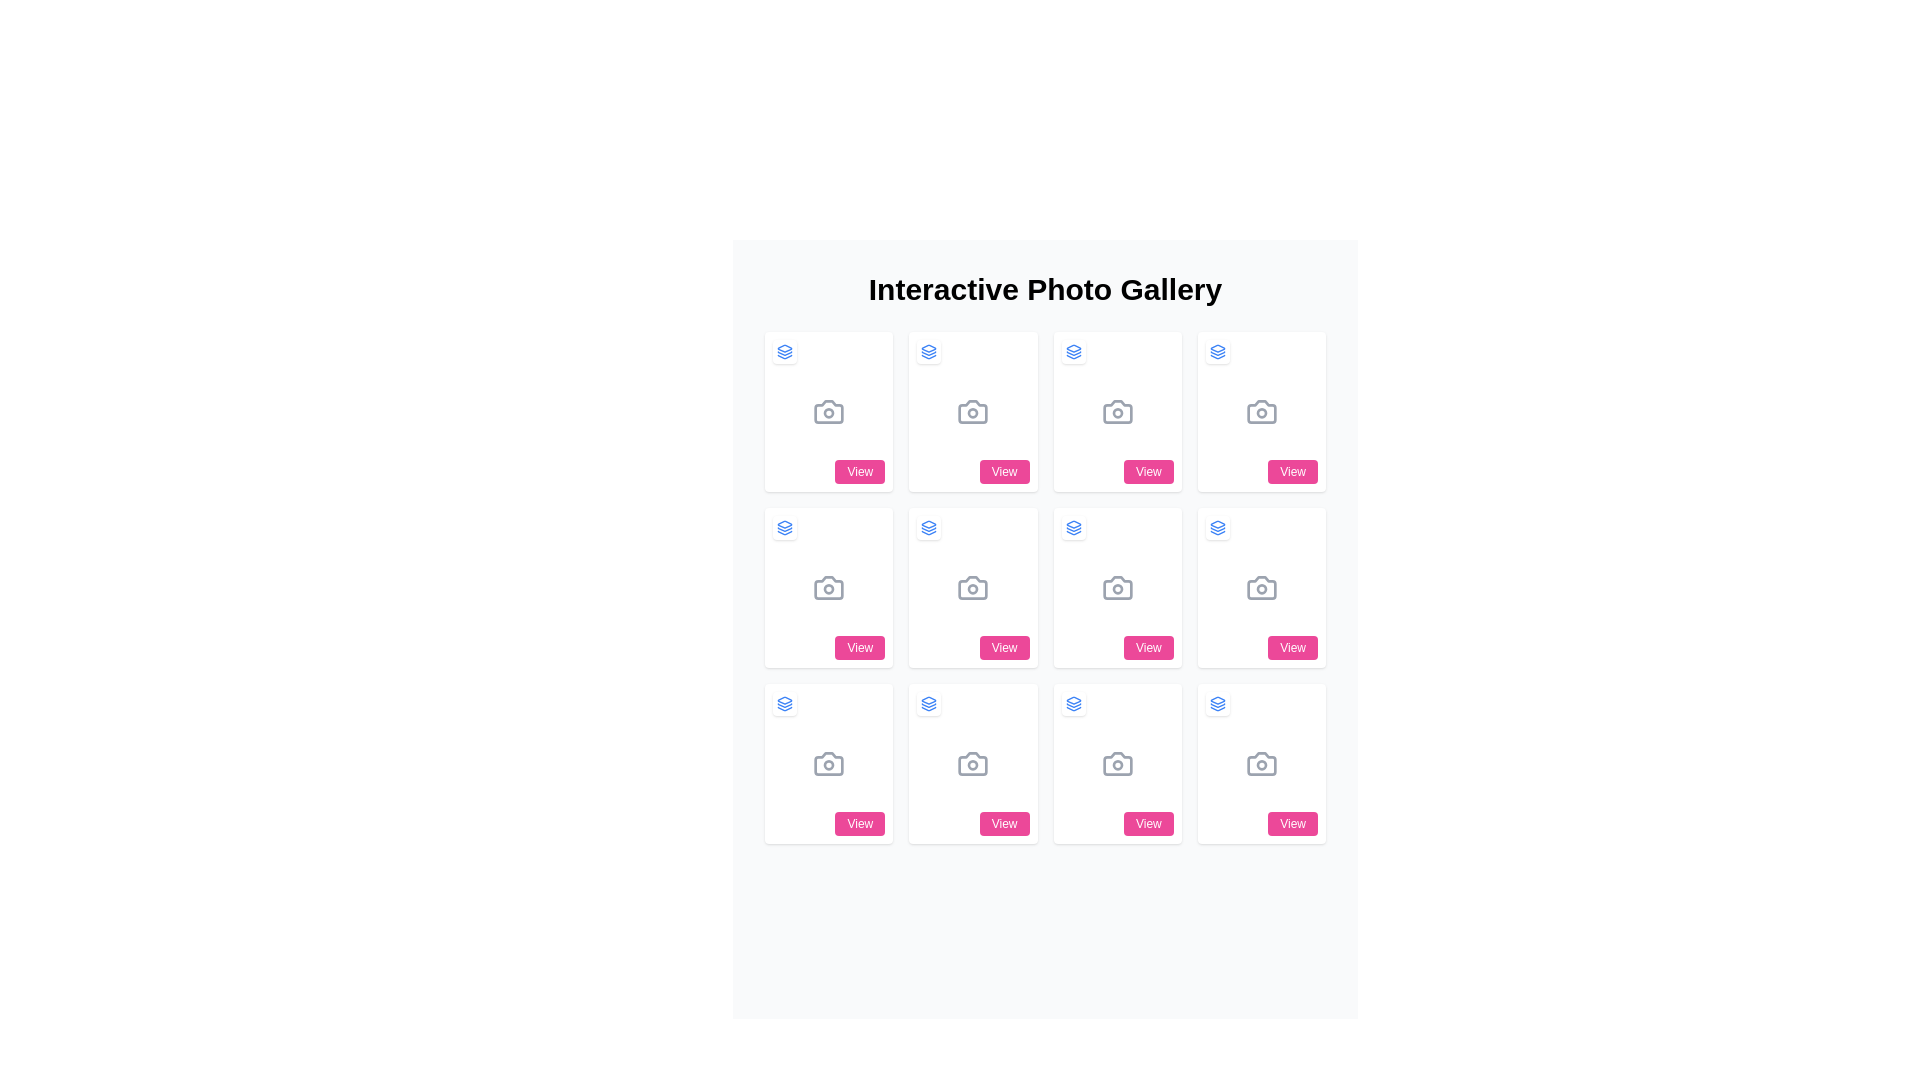  Describe the element at coordinates (829, 763) in the screenshot. I see `the Card with an interactive button, which features a pink 'View' button, a centered camera icon, and a small blue layered icon in the top-left corner` at that location.